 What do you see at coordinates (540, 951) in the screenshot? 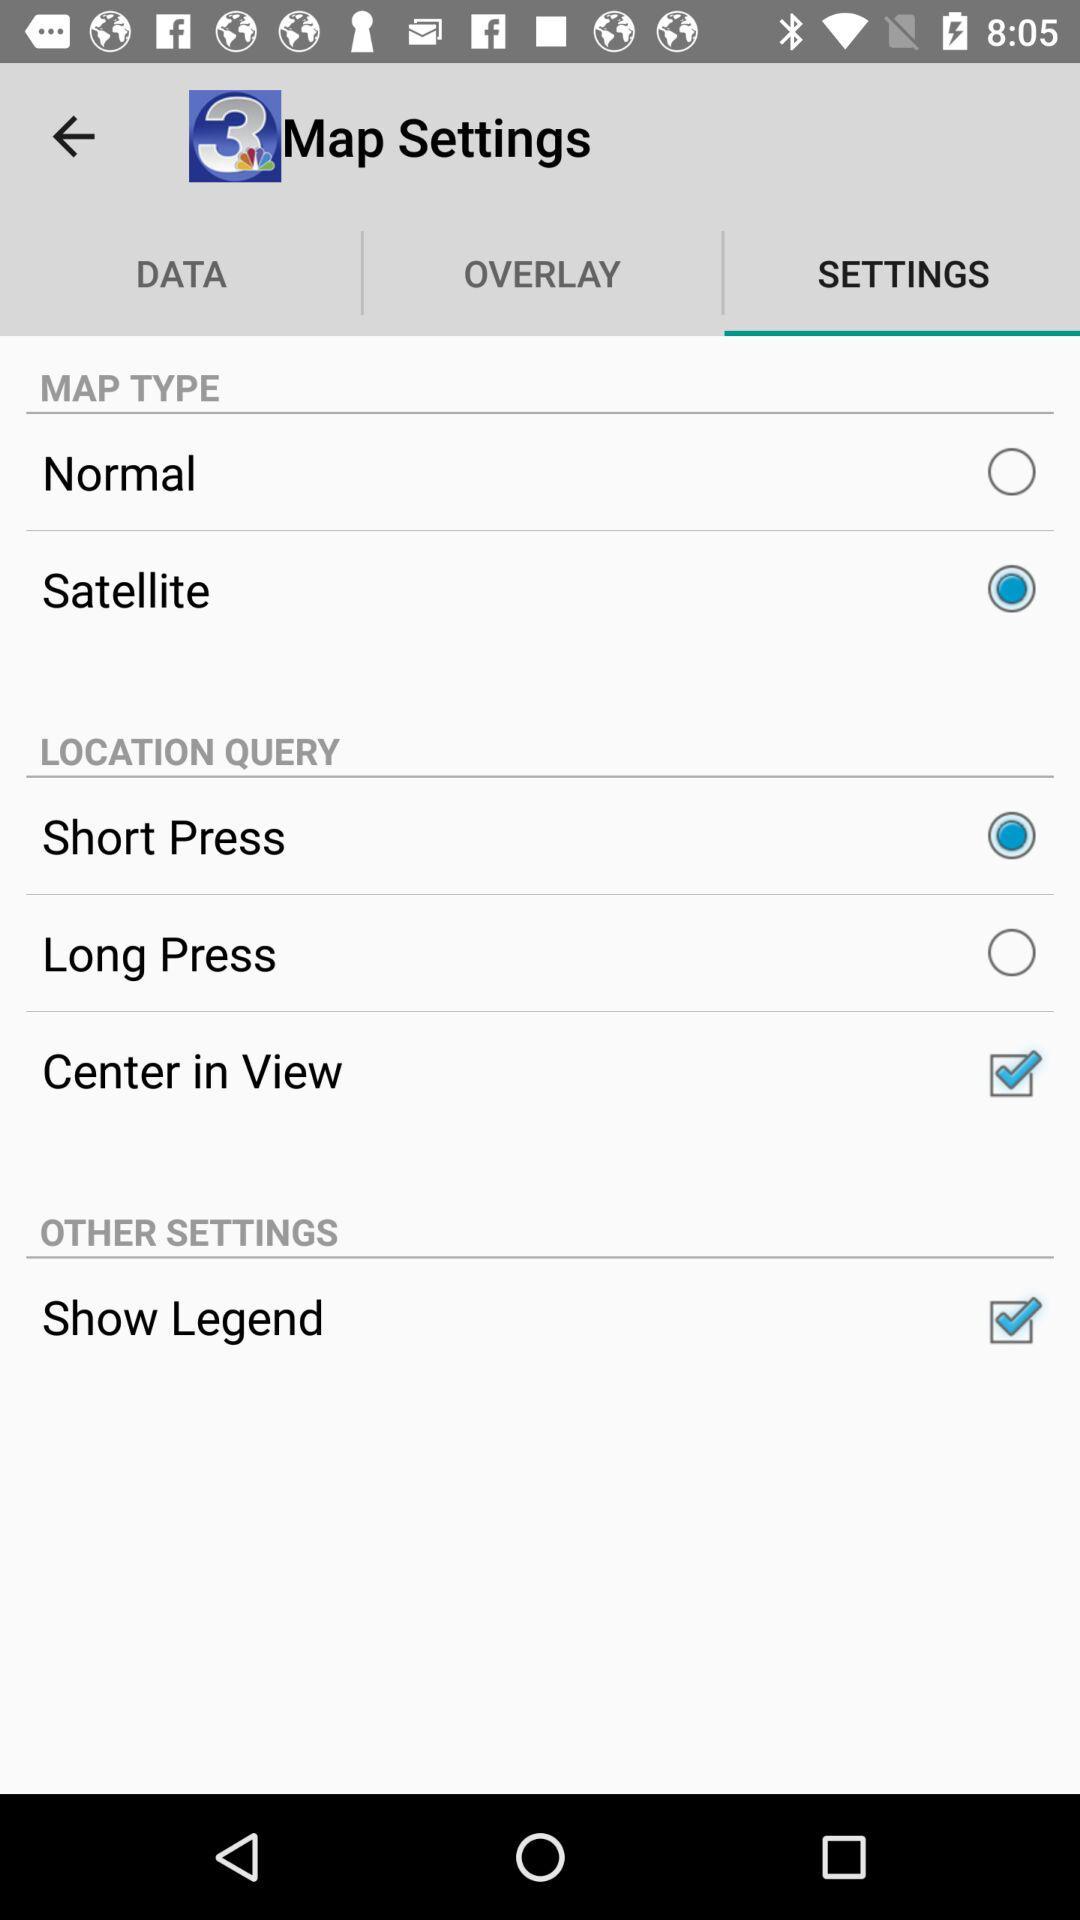
I see `item below short press item` at bounding box center [540, 951].